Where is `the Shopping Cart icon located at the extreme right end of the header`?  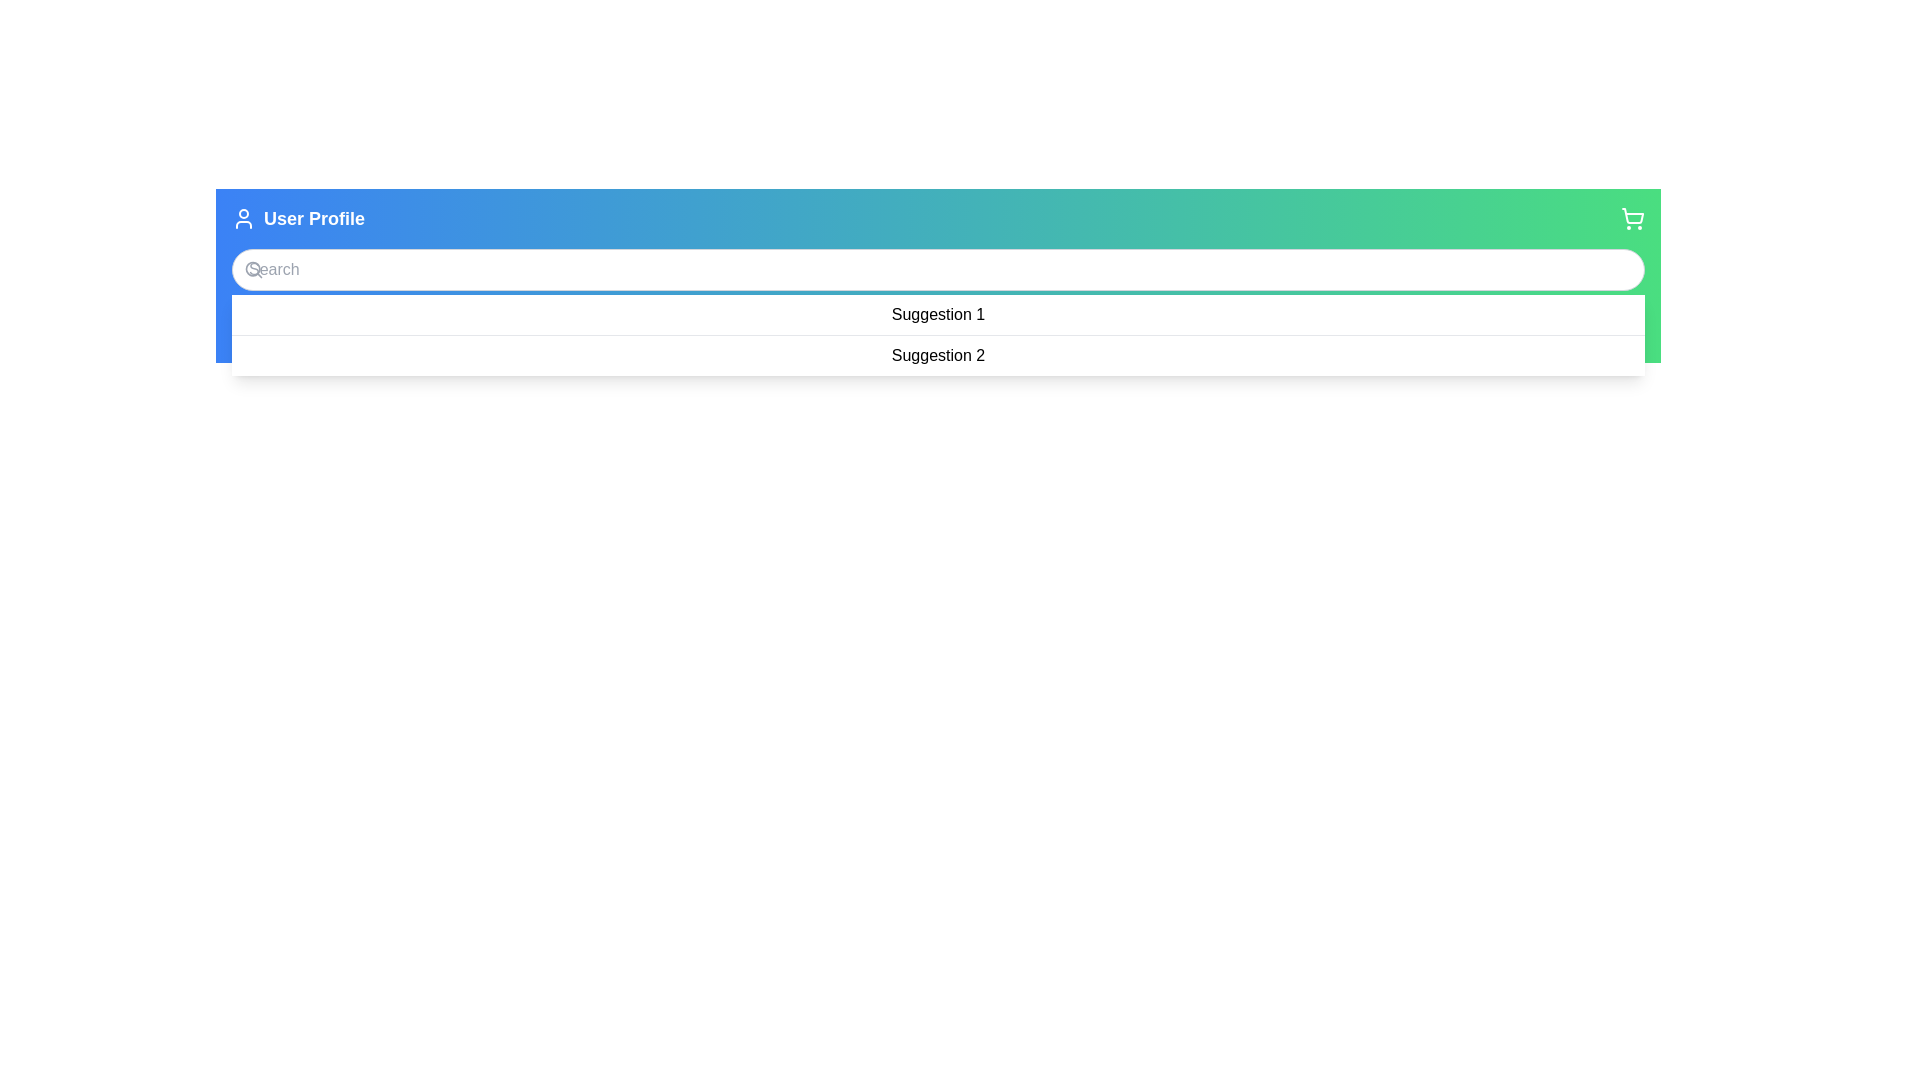 the Shopping Cart icon located at the extreme right end of the header is located at coordinates (1632, 219).